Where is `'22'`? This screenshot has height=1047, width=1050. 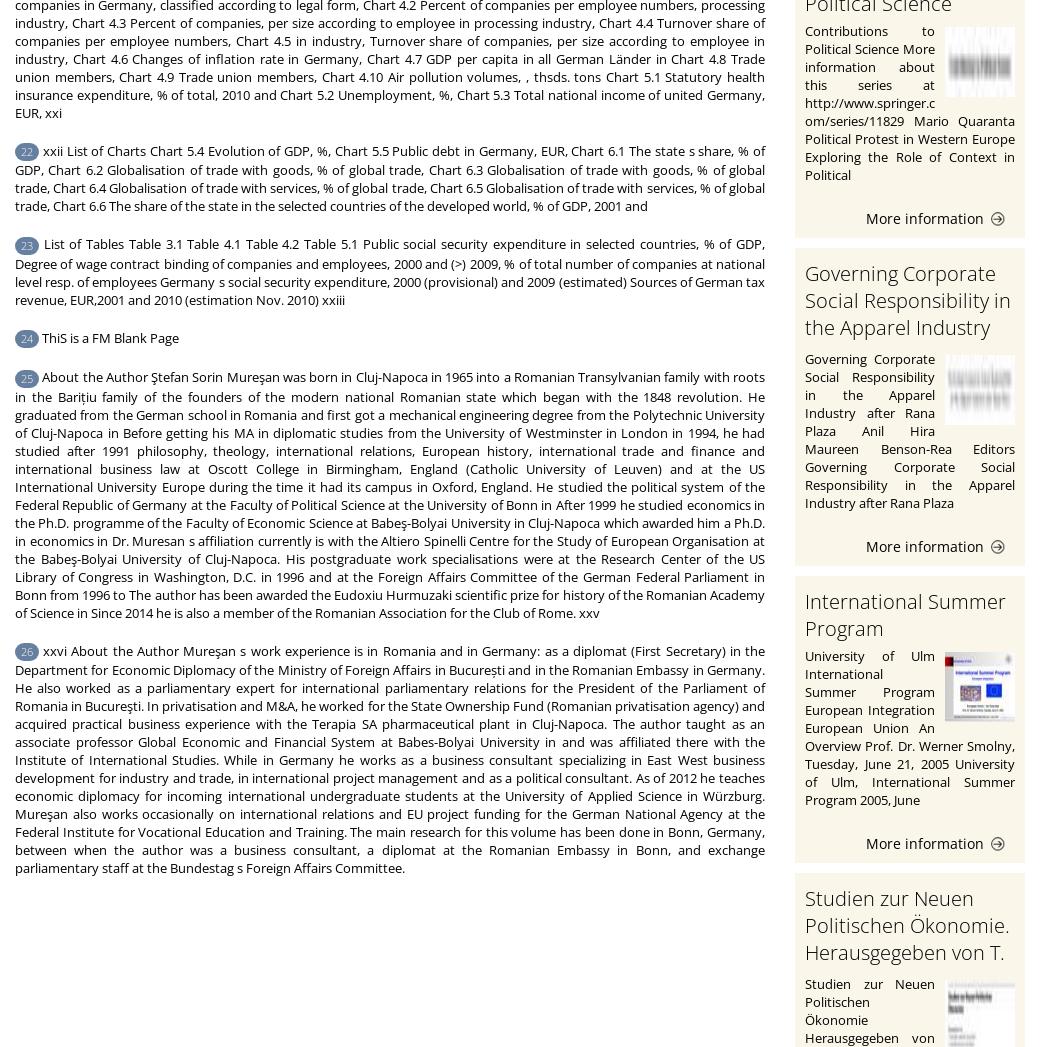 '22' is located at coordinates (26, 151).